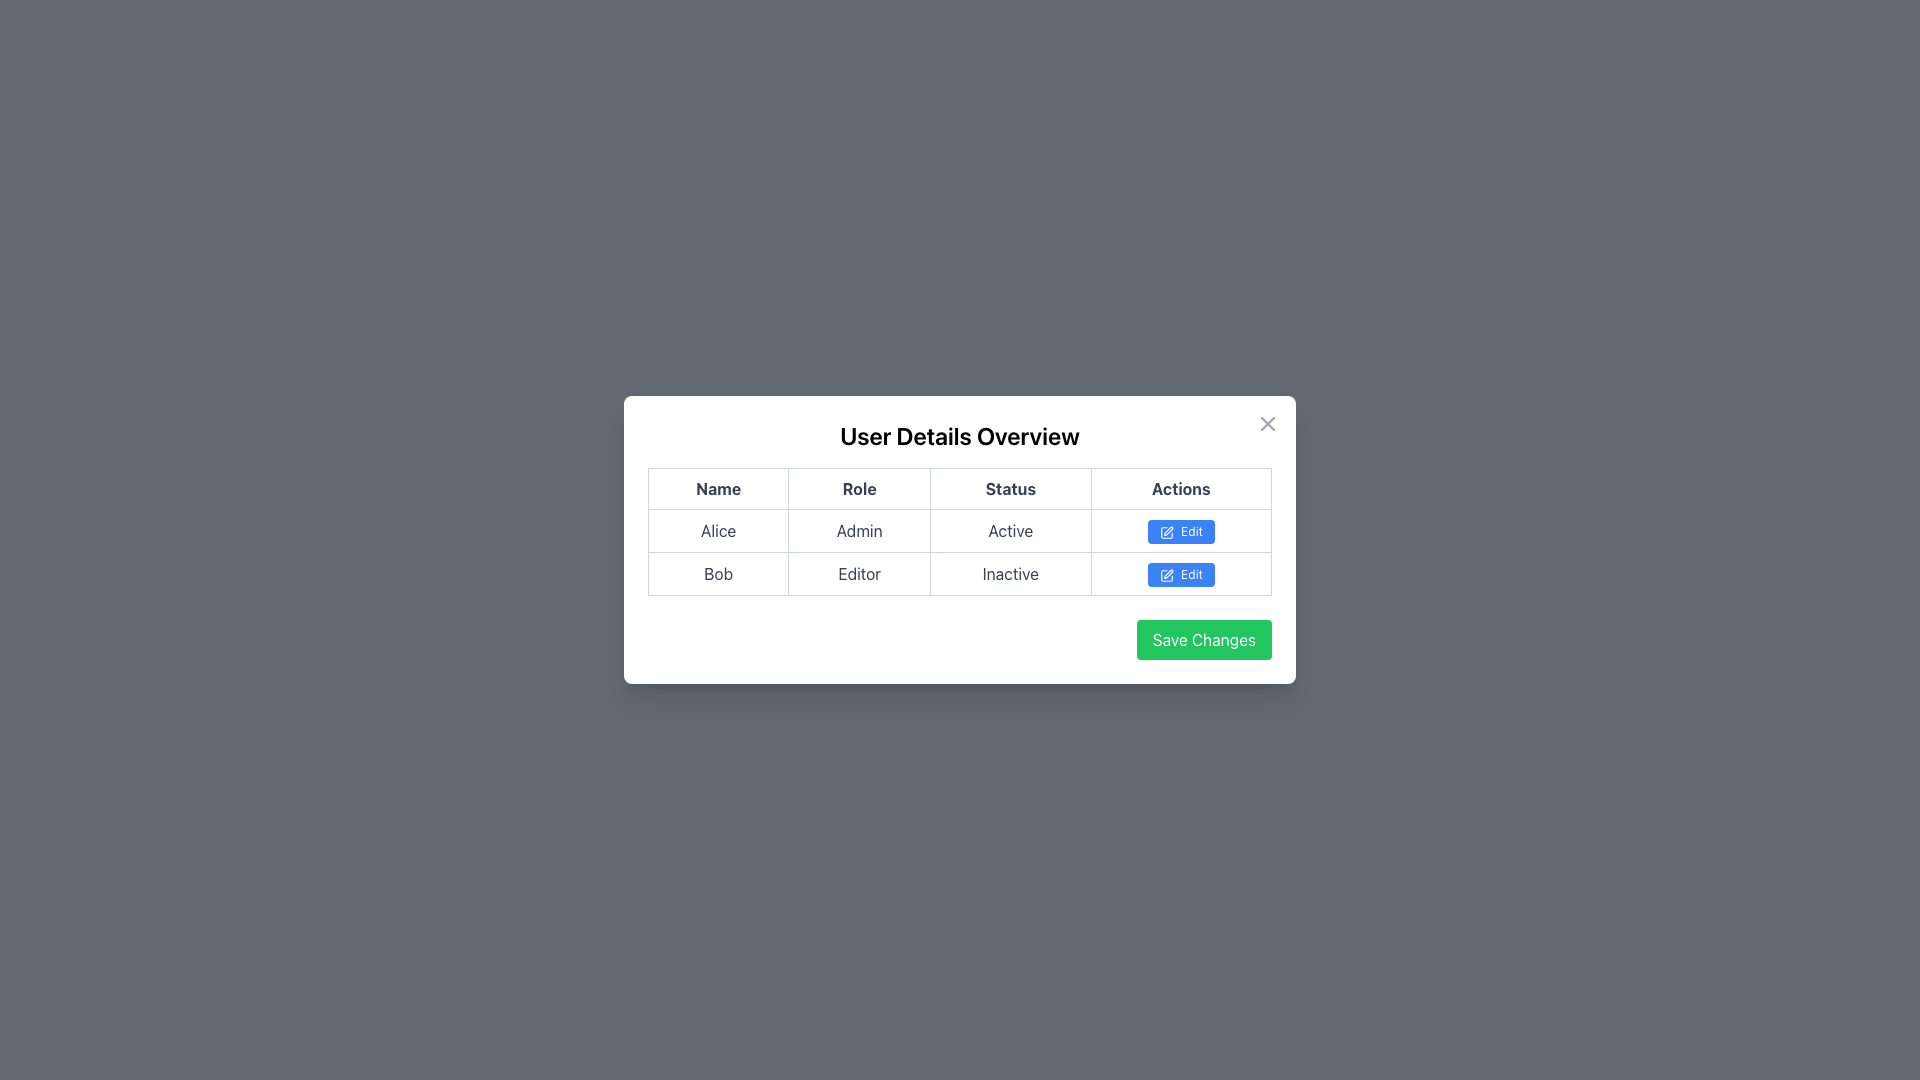 The height and width of the screenshot is (1080, 1920). What do you see at coordinates (1166, 575) in the screenshot?
I see `the 'Edit' icon located in the top-right corner of the second row under the 'Actions' column in the table` at bounding box center [1166, 575].